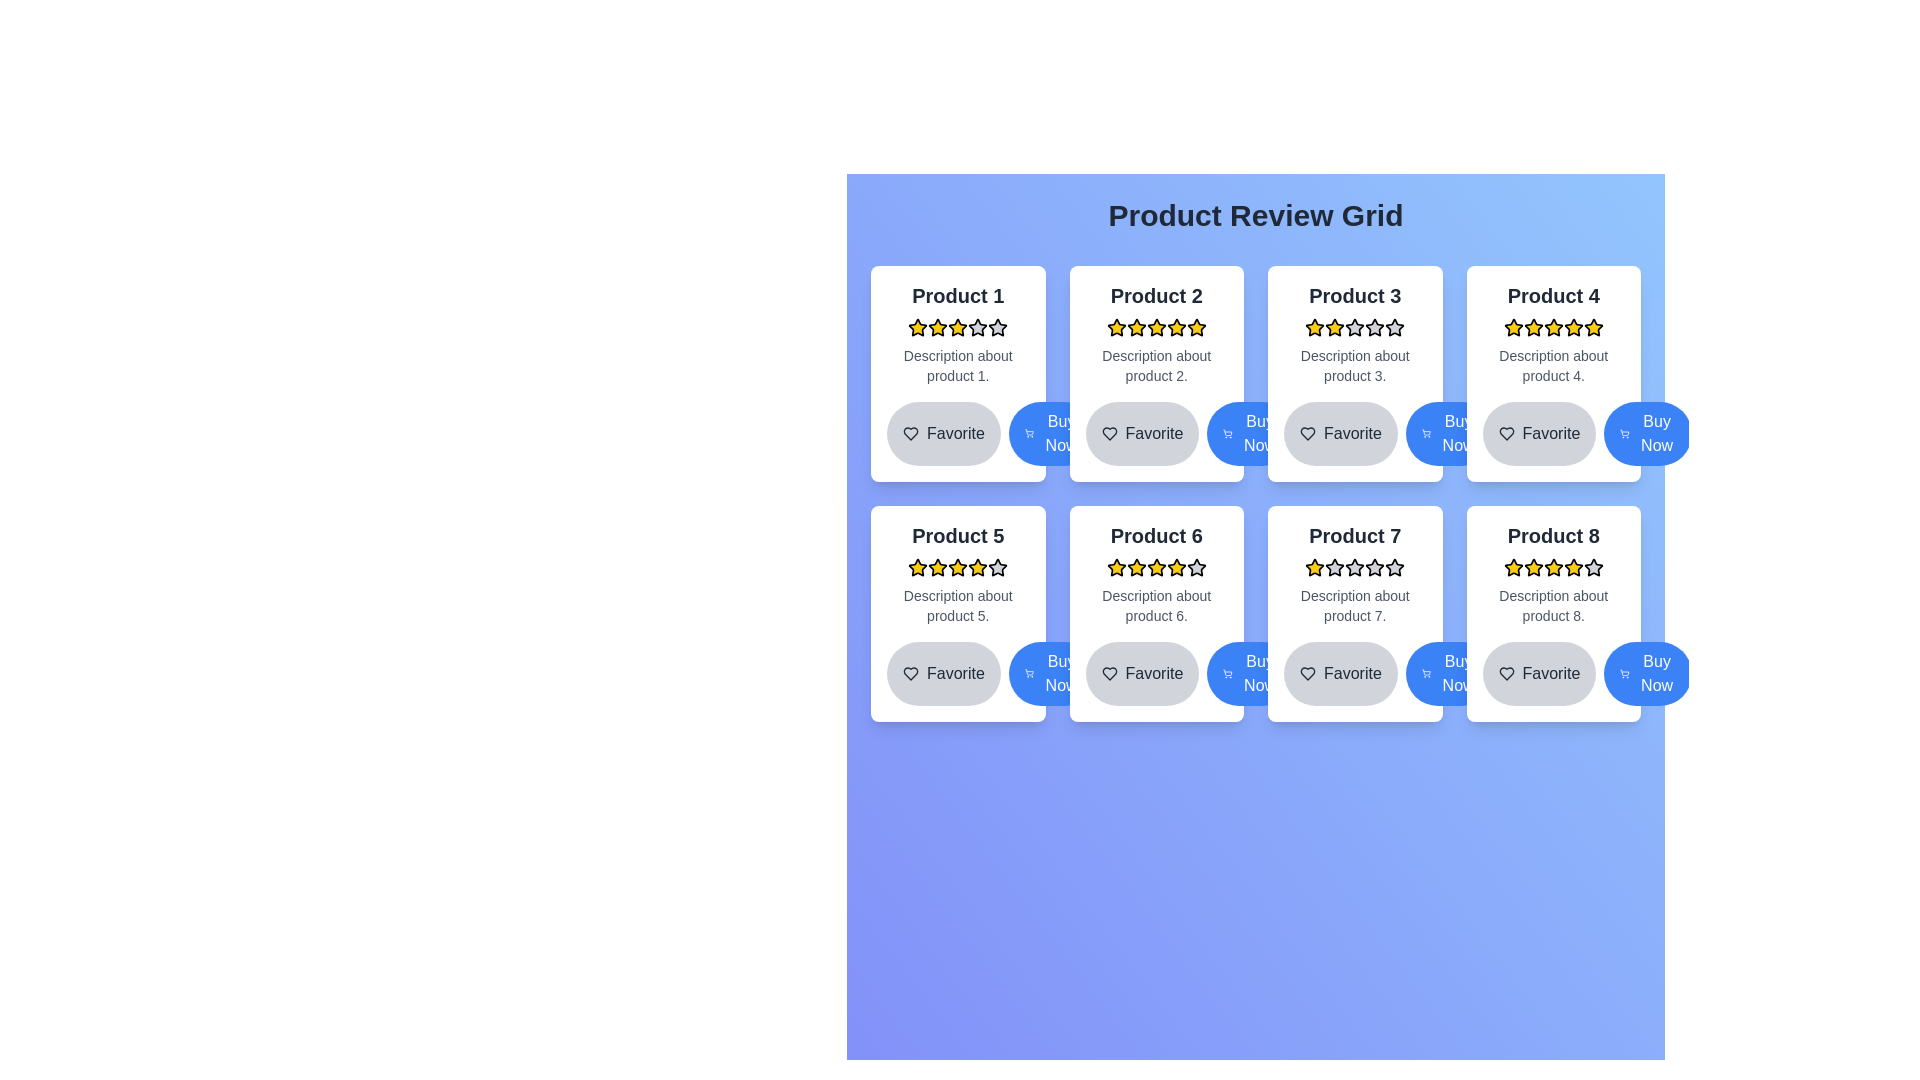 The width and height of the screenshot is (1920, 1080). What do you see at coordinates (1196, 326) in the screenshot?
I see `the third star icon in the 5-star rating system for 'Product 2', which is located in the top row, second column of the grid interface` at bounding box center [1196, 326].